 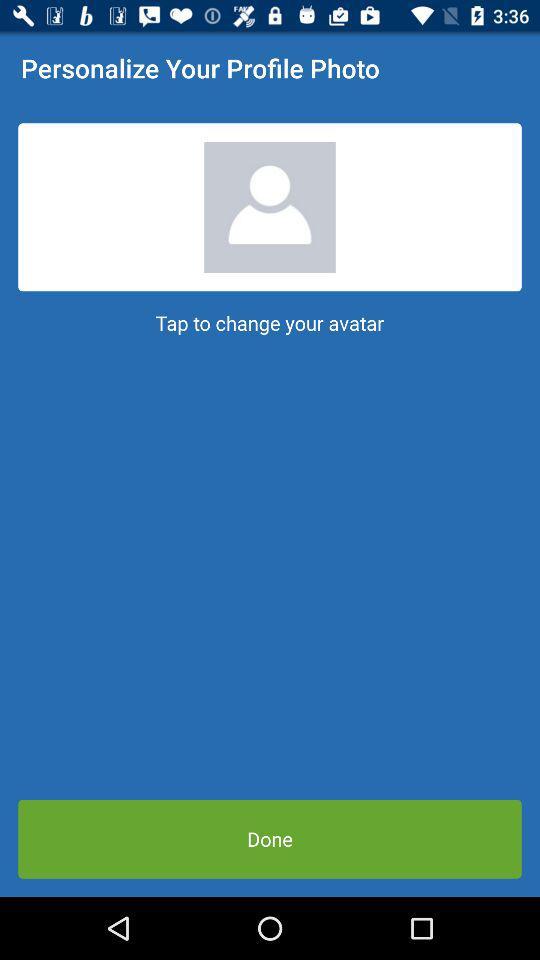 I want to click on change profile photo button, so click(x=270, y=207).